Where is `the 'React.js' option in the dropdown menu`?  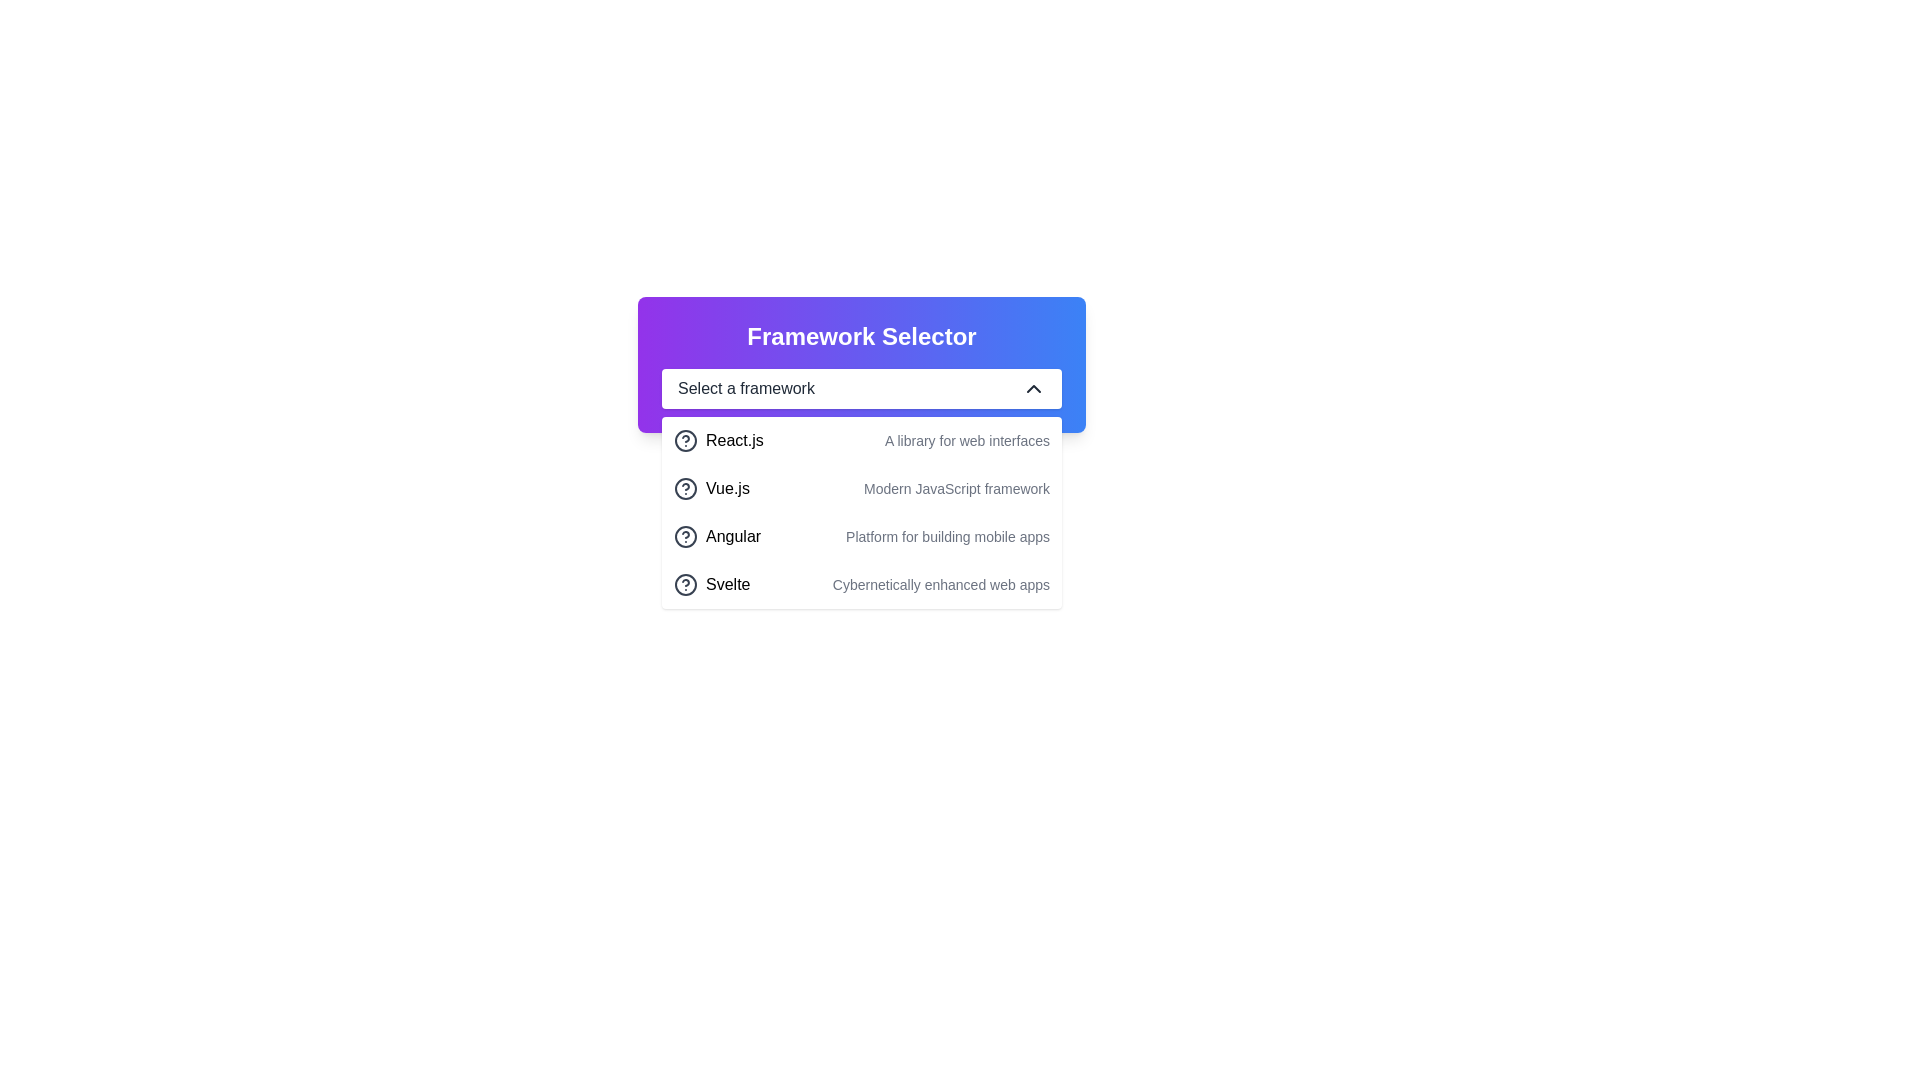 the 'React.js' option in the dropdown menu is located at coordinates (733, 439).